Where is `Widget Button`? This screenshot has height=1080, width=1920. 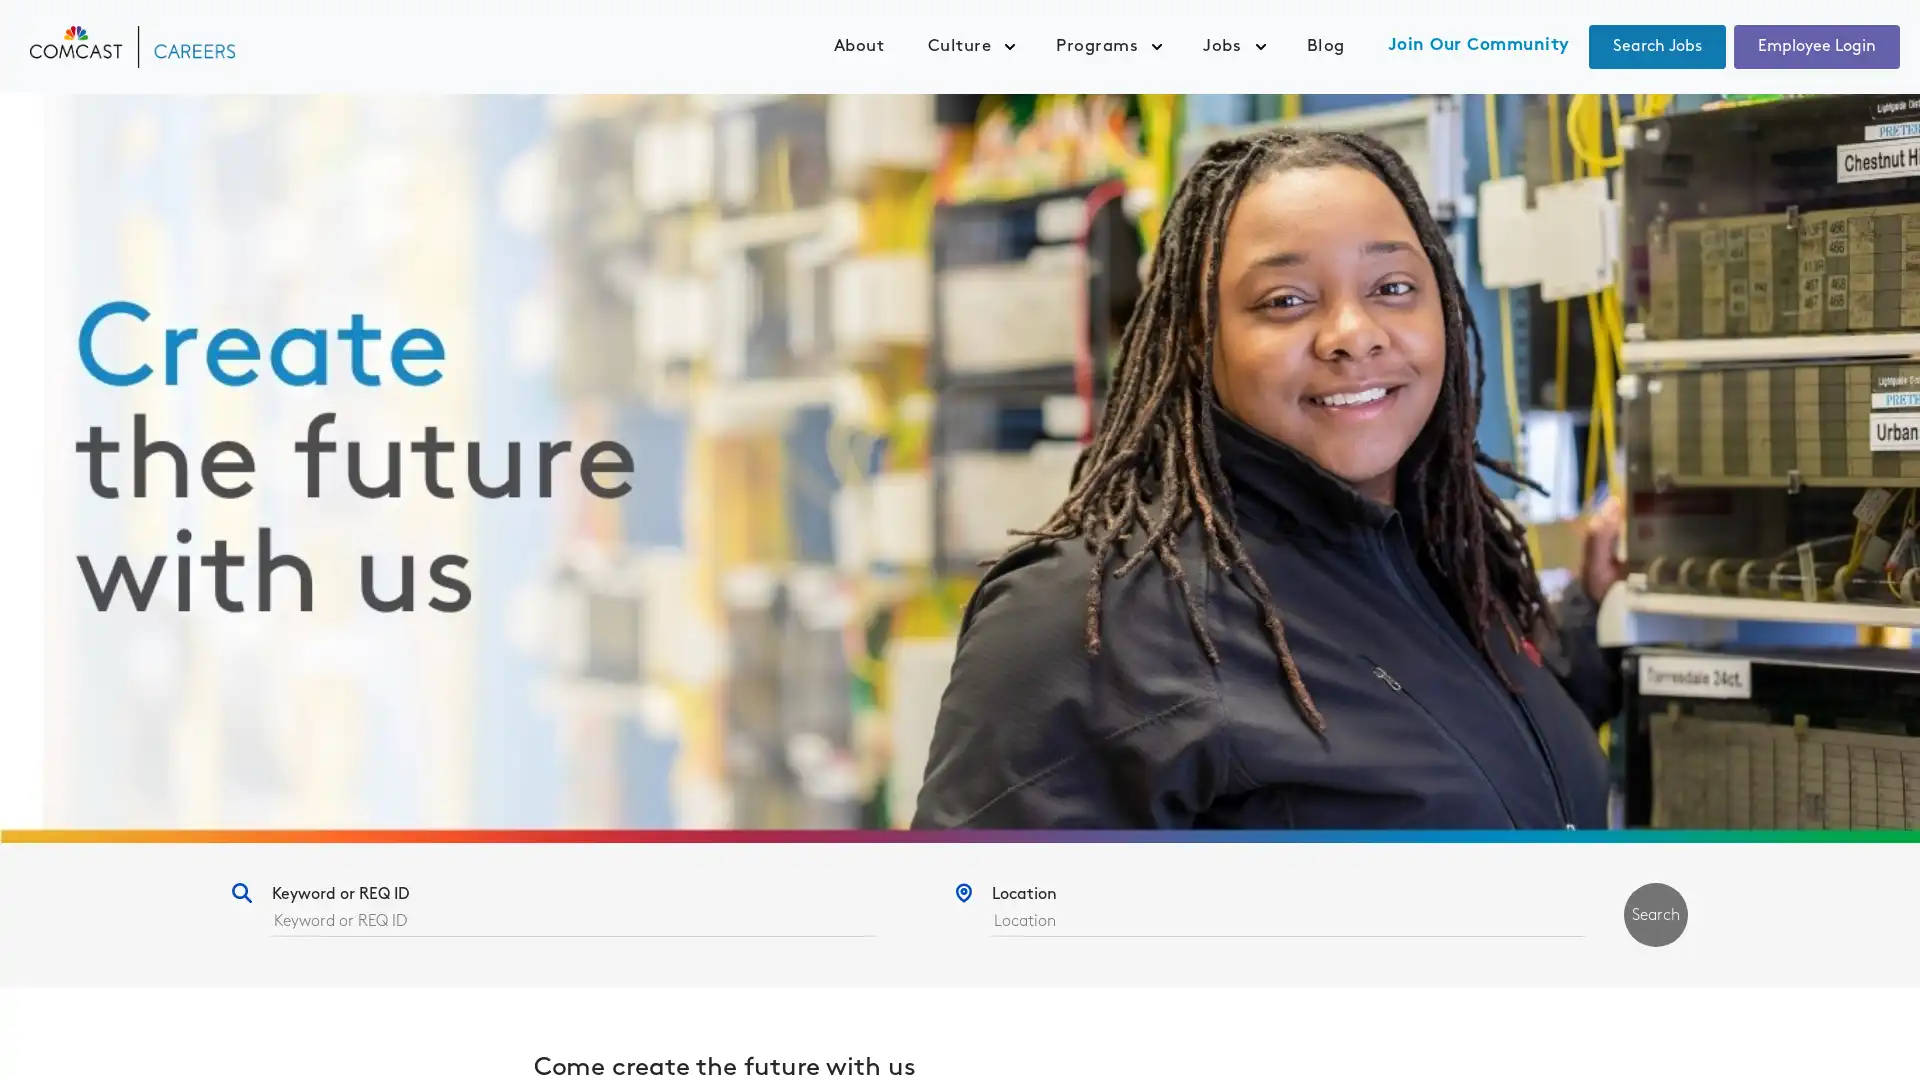 Widget Button is located at coordinates (1876, 1036).